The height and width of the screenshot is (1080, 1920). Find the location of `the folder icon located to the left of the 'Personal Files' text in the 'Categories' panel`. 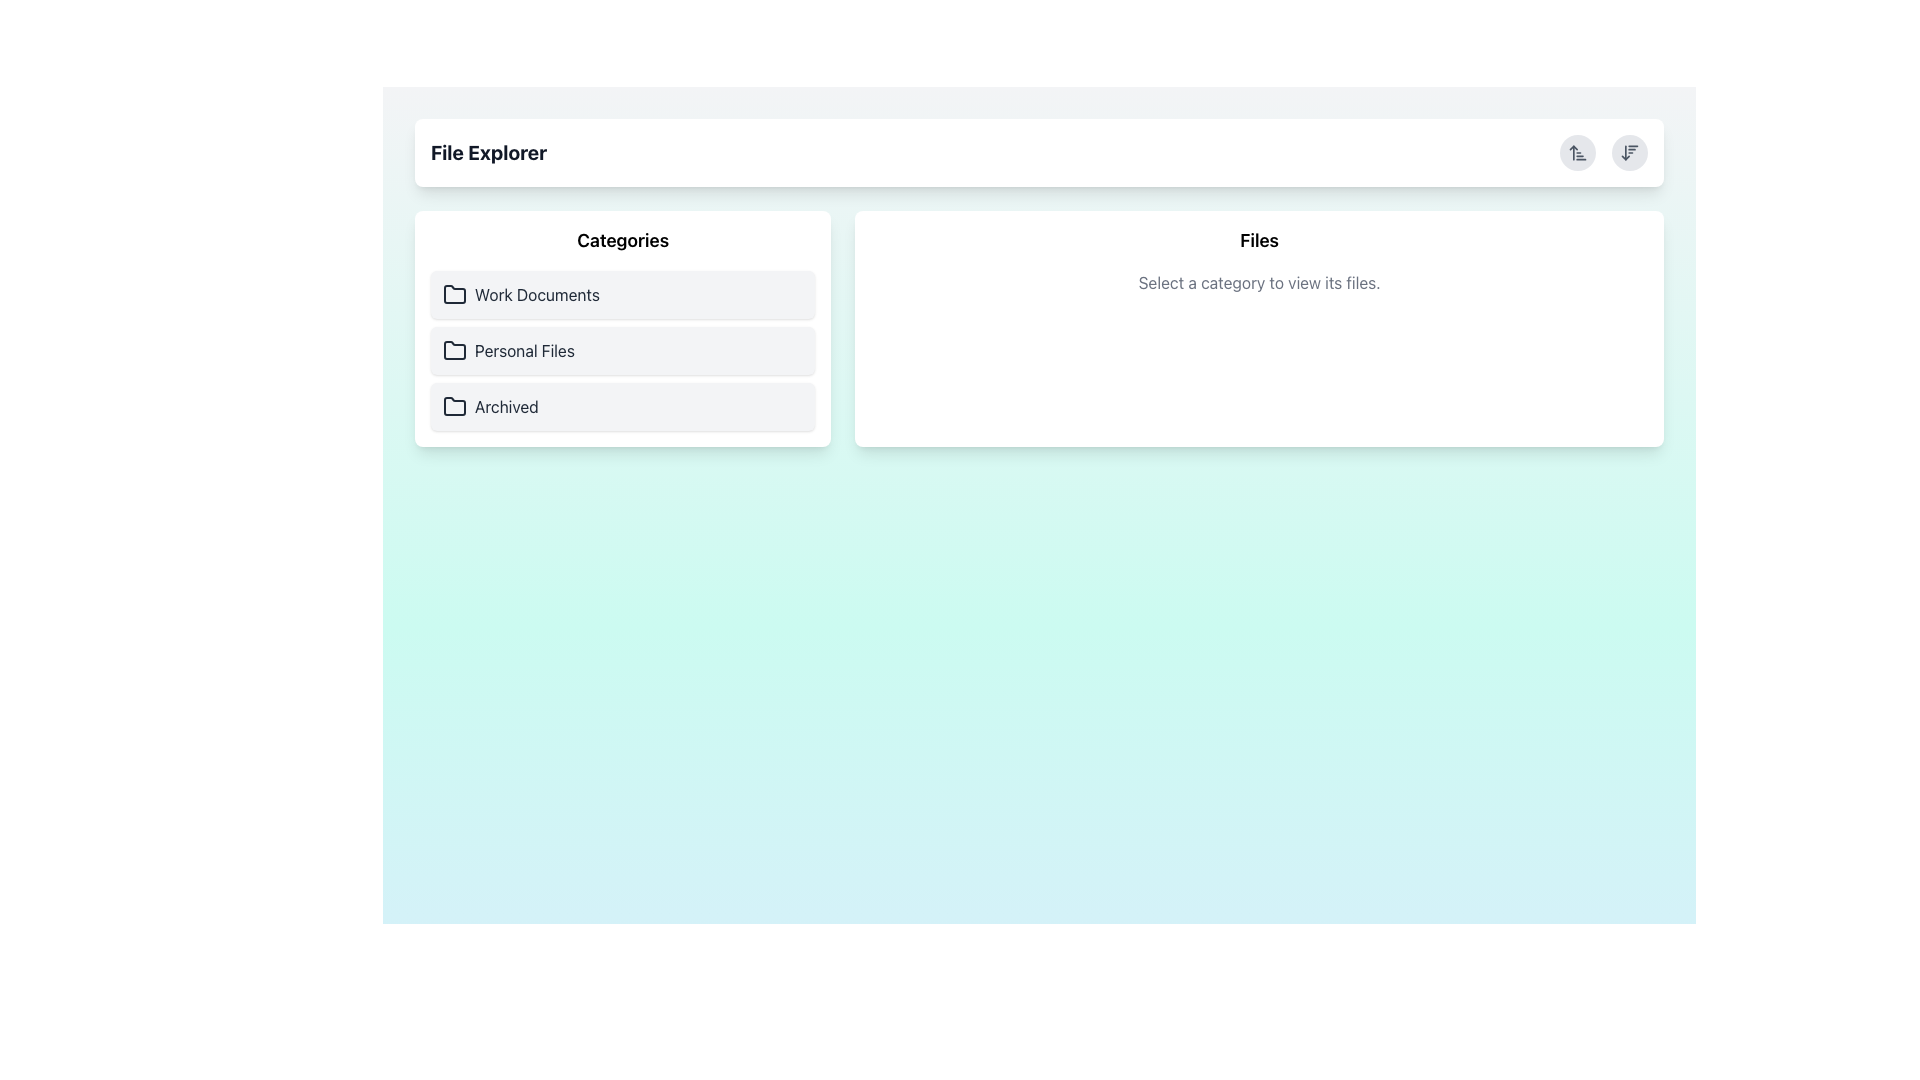

the folder icon located to the left of the 'Personal Files' text in the 'Categories' panel is located at coordinates (454, 350).